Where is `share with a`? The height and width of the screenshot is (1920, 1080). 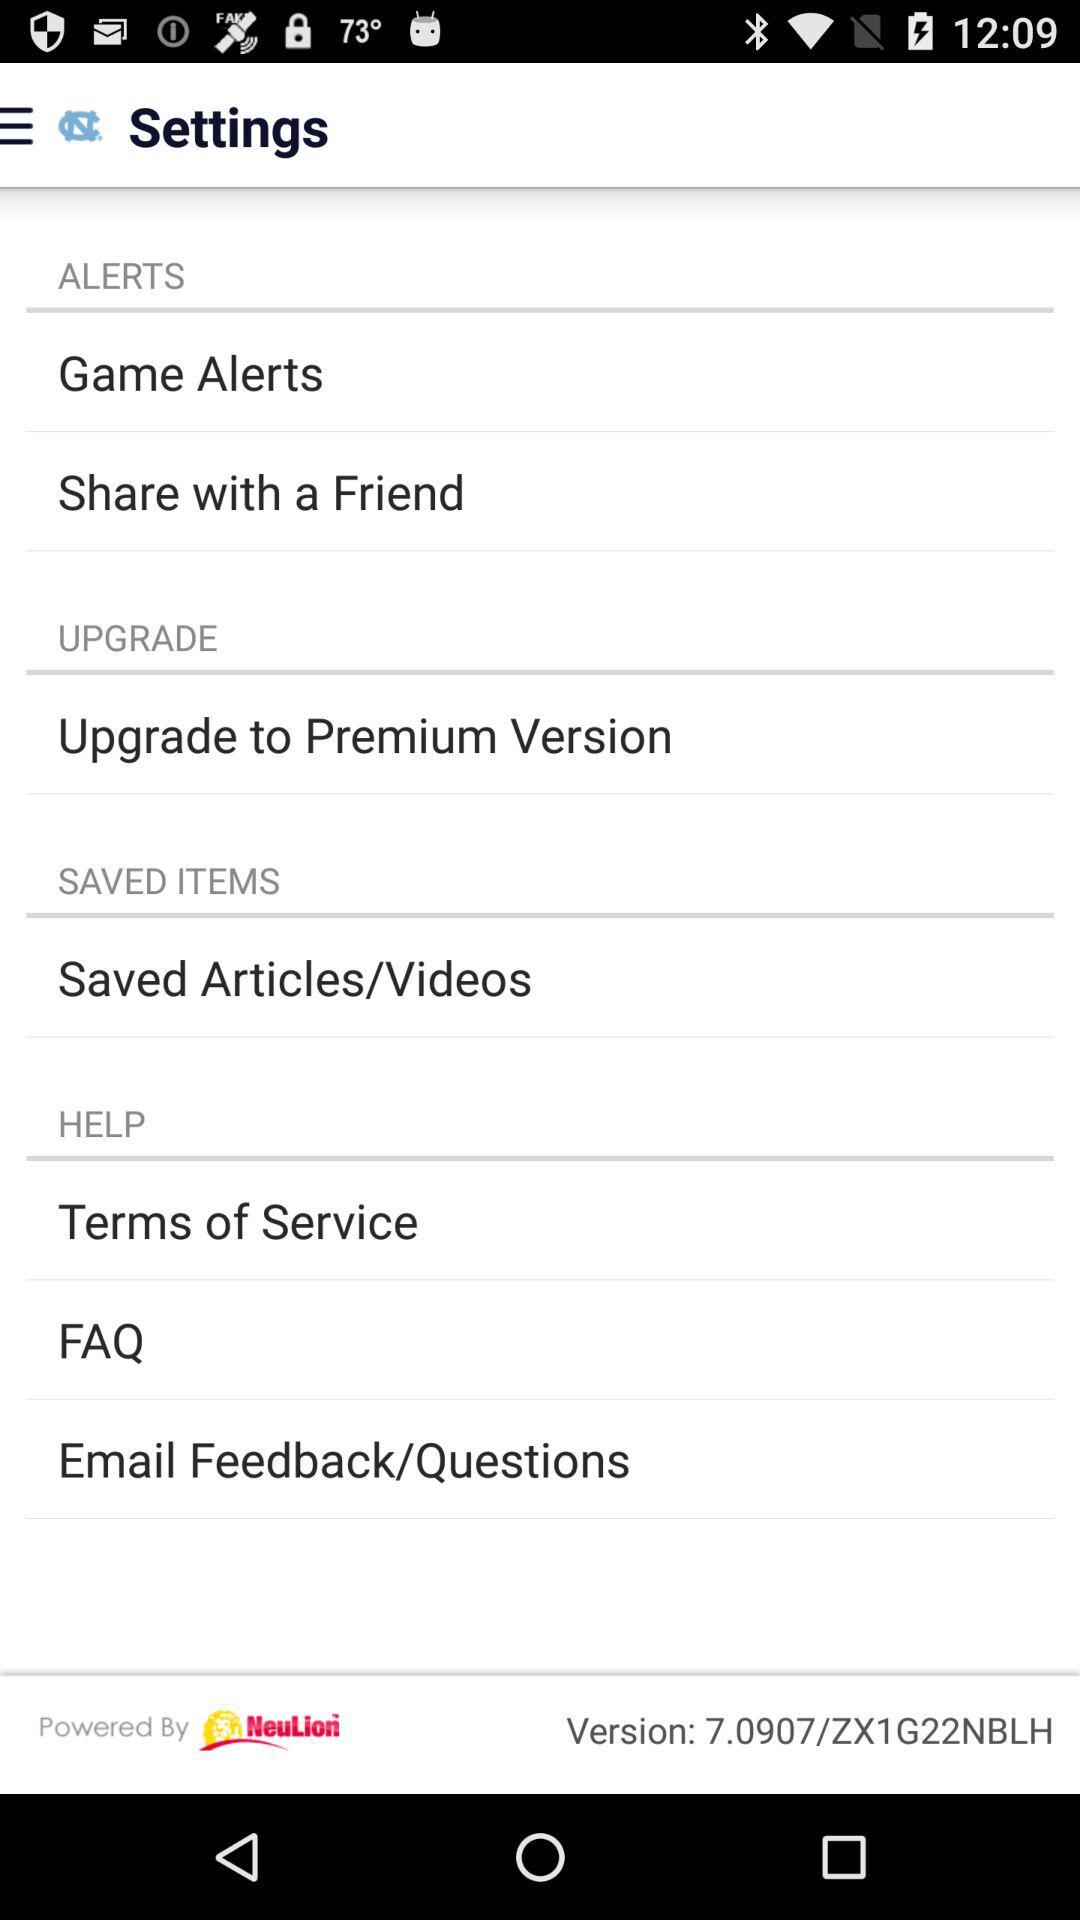
share with a is located at coordinates (540, 491).